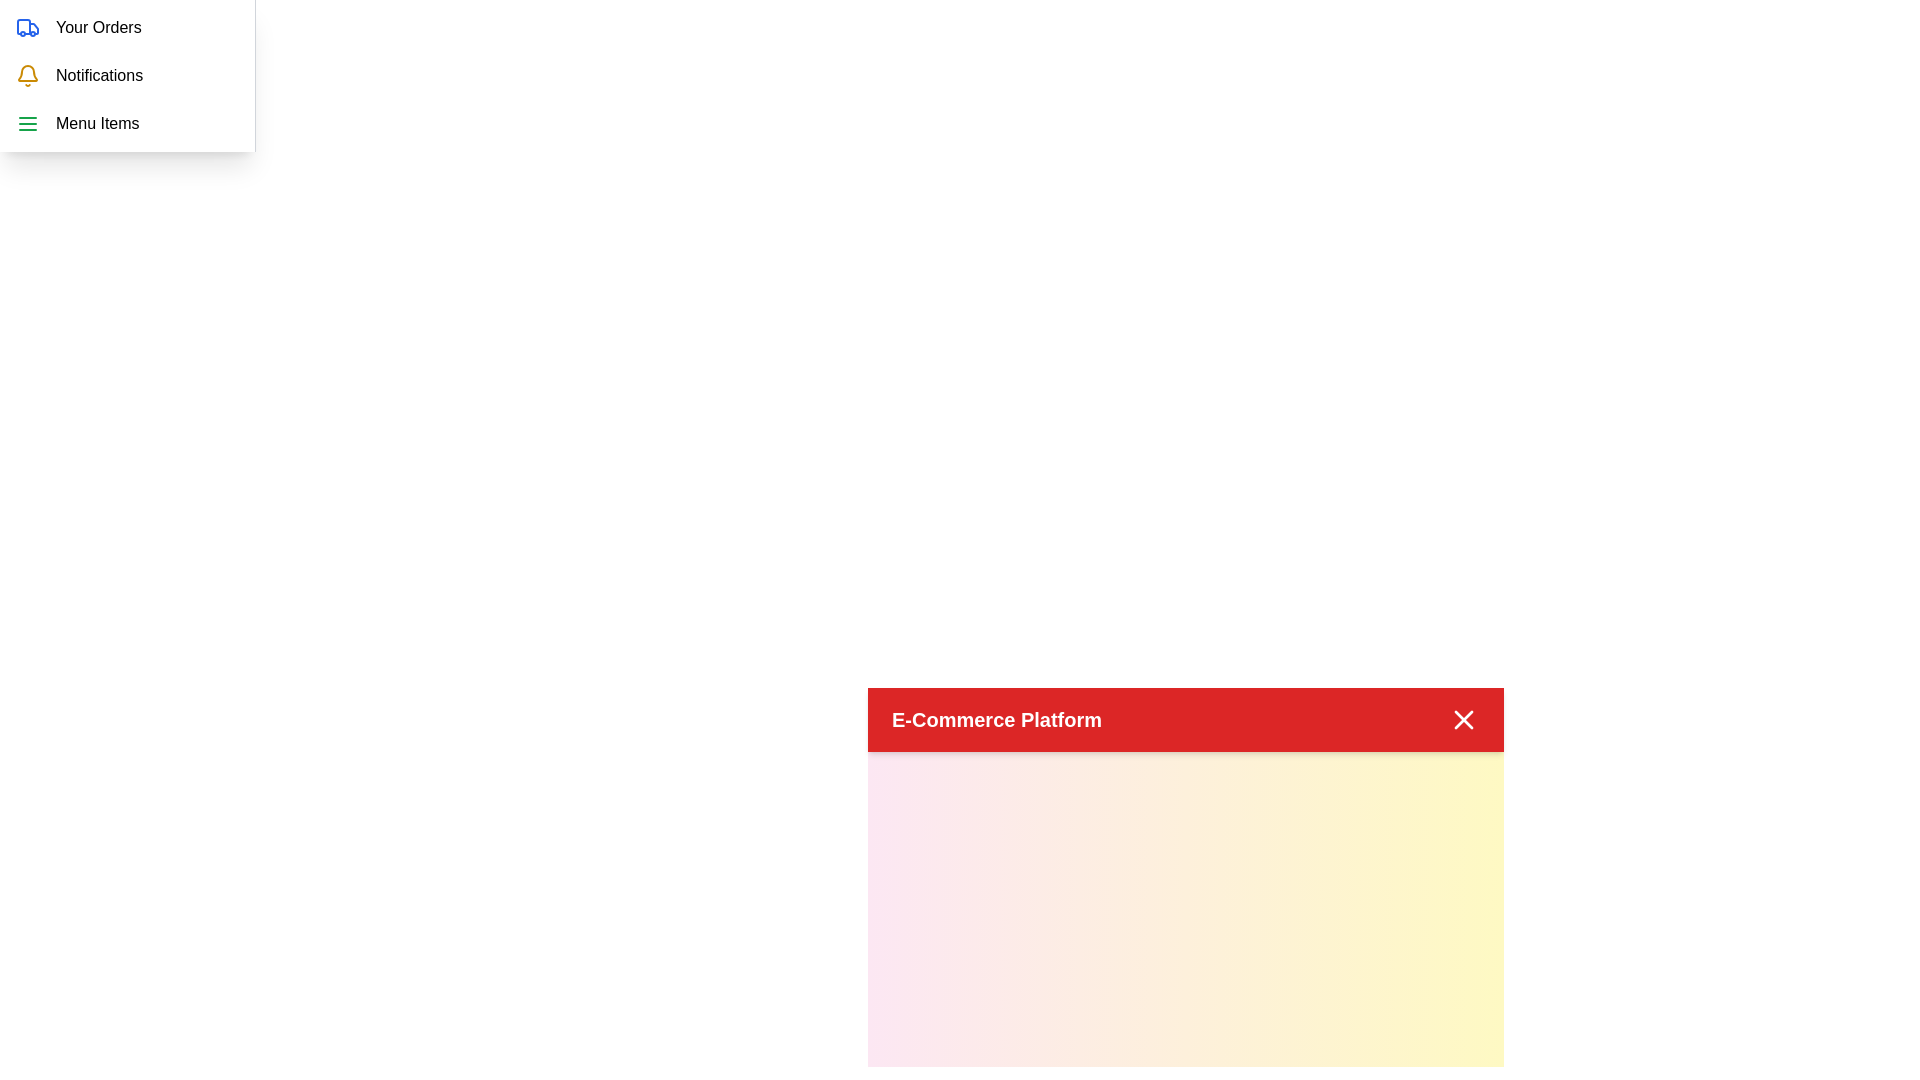 The image size is (1920, 1080). Describe the element at coordinates (28, 27) in the screenshot. I see `the truck icon styled with blue lines located next to the 'Your Orders' text for accessibility purposes` at that location.